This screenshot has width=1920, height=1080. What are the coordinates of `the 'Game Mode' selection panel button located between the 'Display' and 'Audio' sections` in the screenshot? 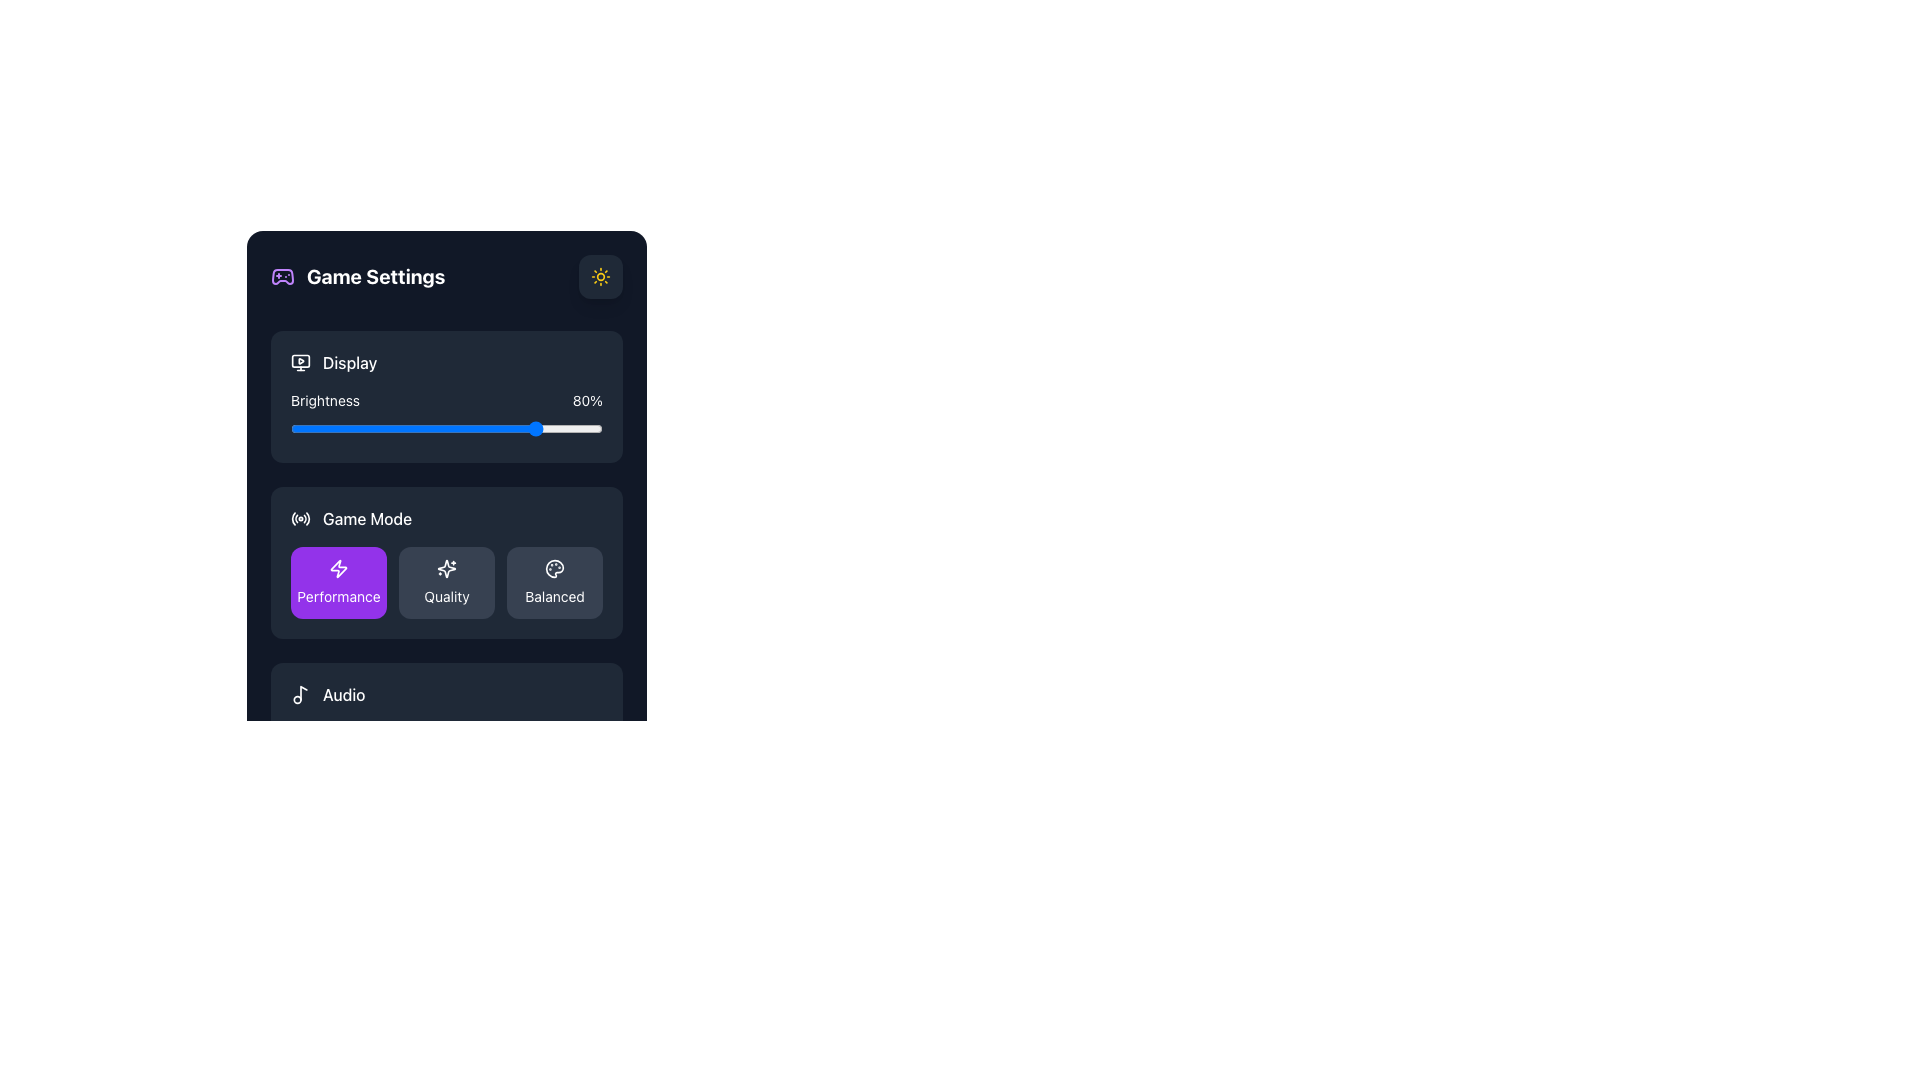 It's located at (445, 563).